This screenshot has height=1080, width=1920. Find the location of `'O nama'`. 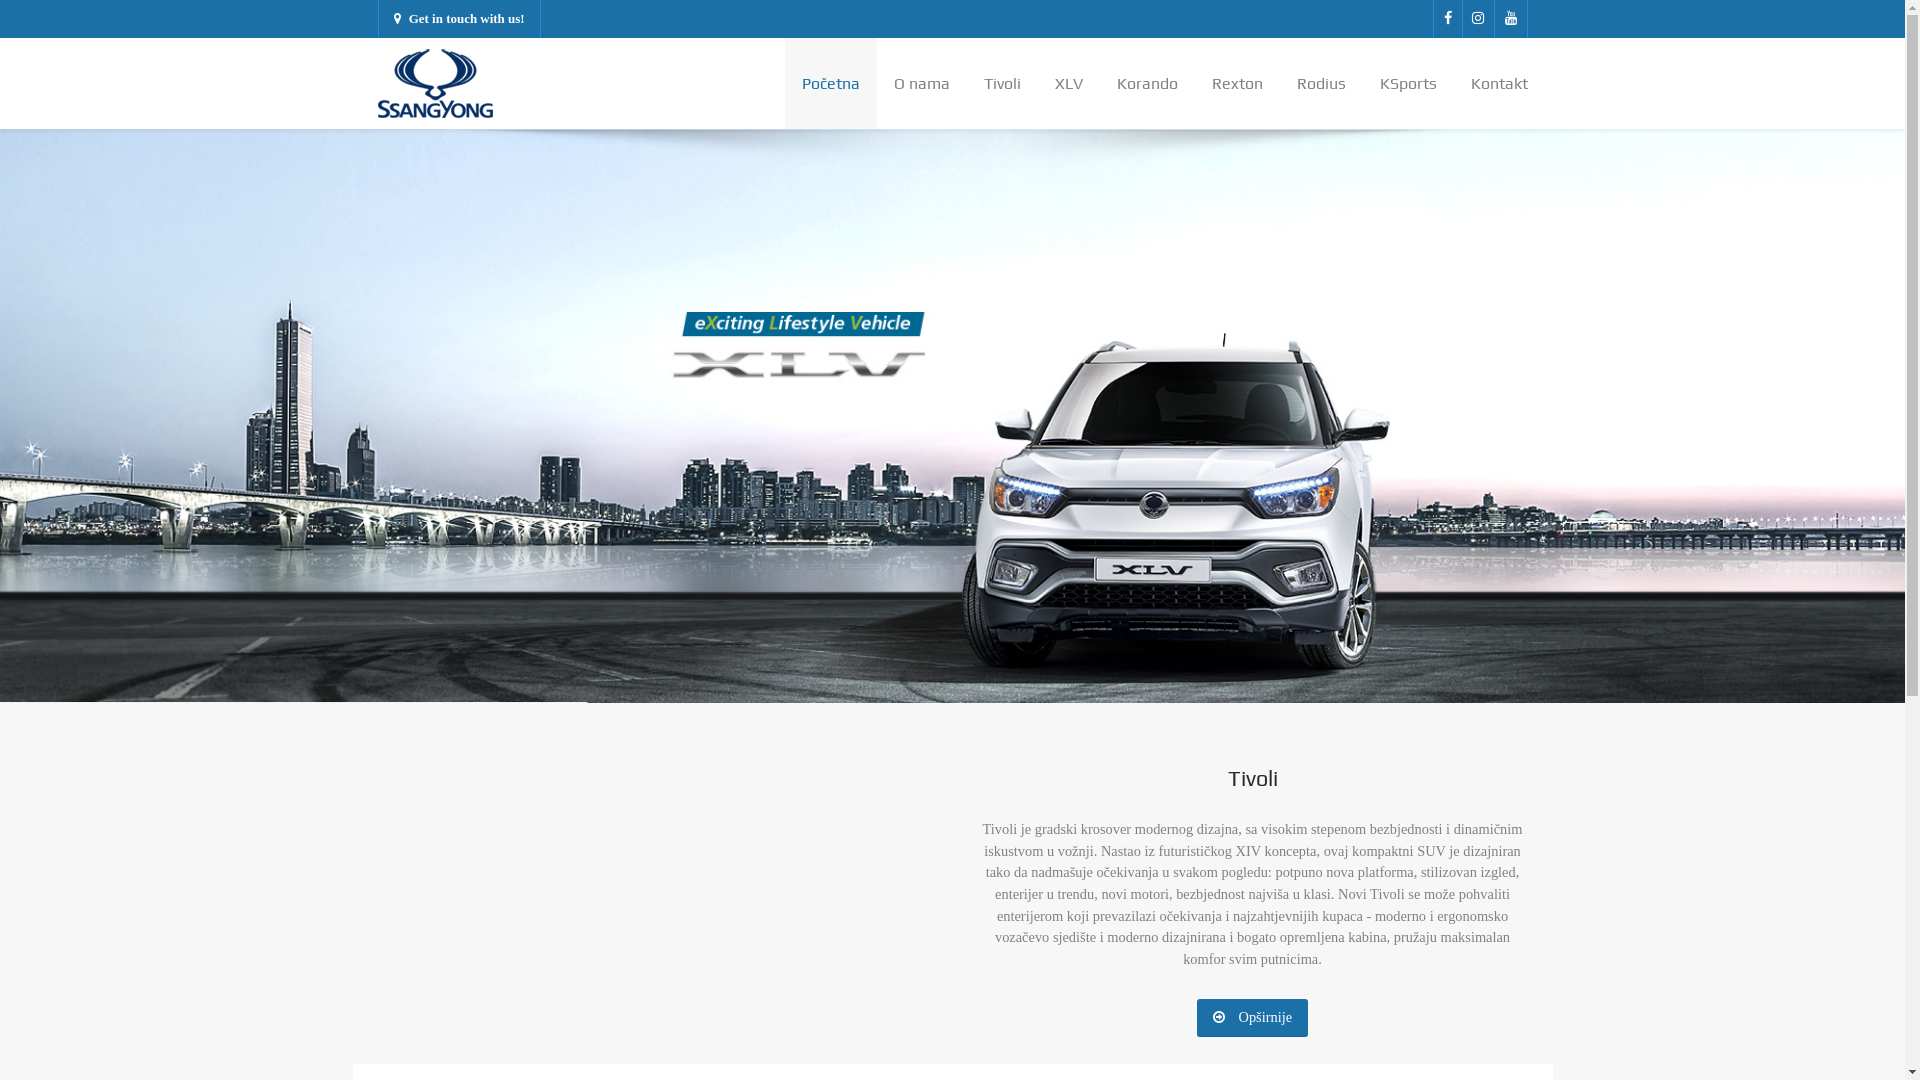

'O nama' is located at coordinates (920, 82).